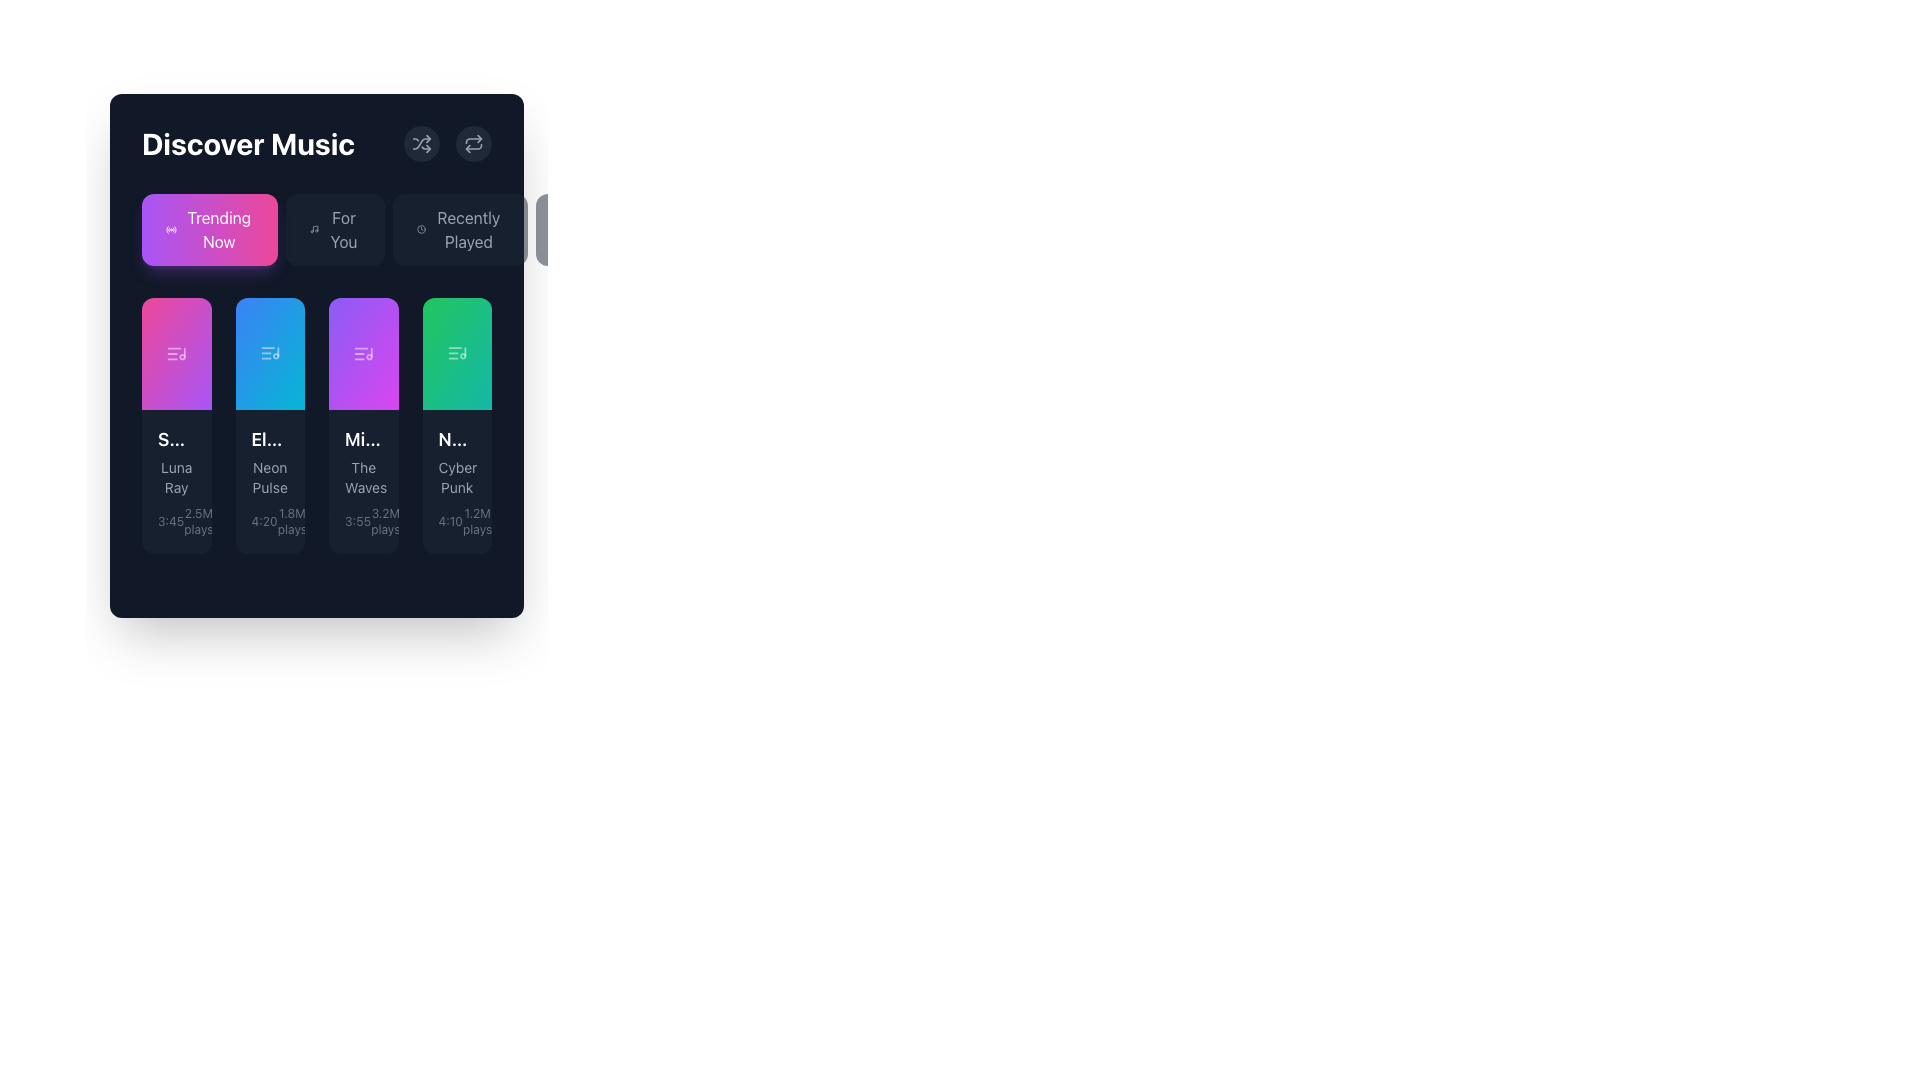  Describe the element at coordinates (421, 142) in the screenshot. I see `the shuffle icon located inside a rounded button near the top-right corner of the 'Discover Music' area, adjacent to a reload icon` at that location.